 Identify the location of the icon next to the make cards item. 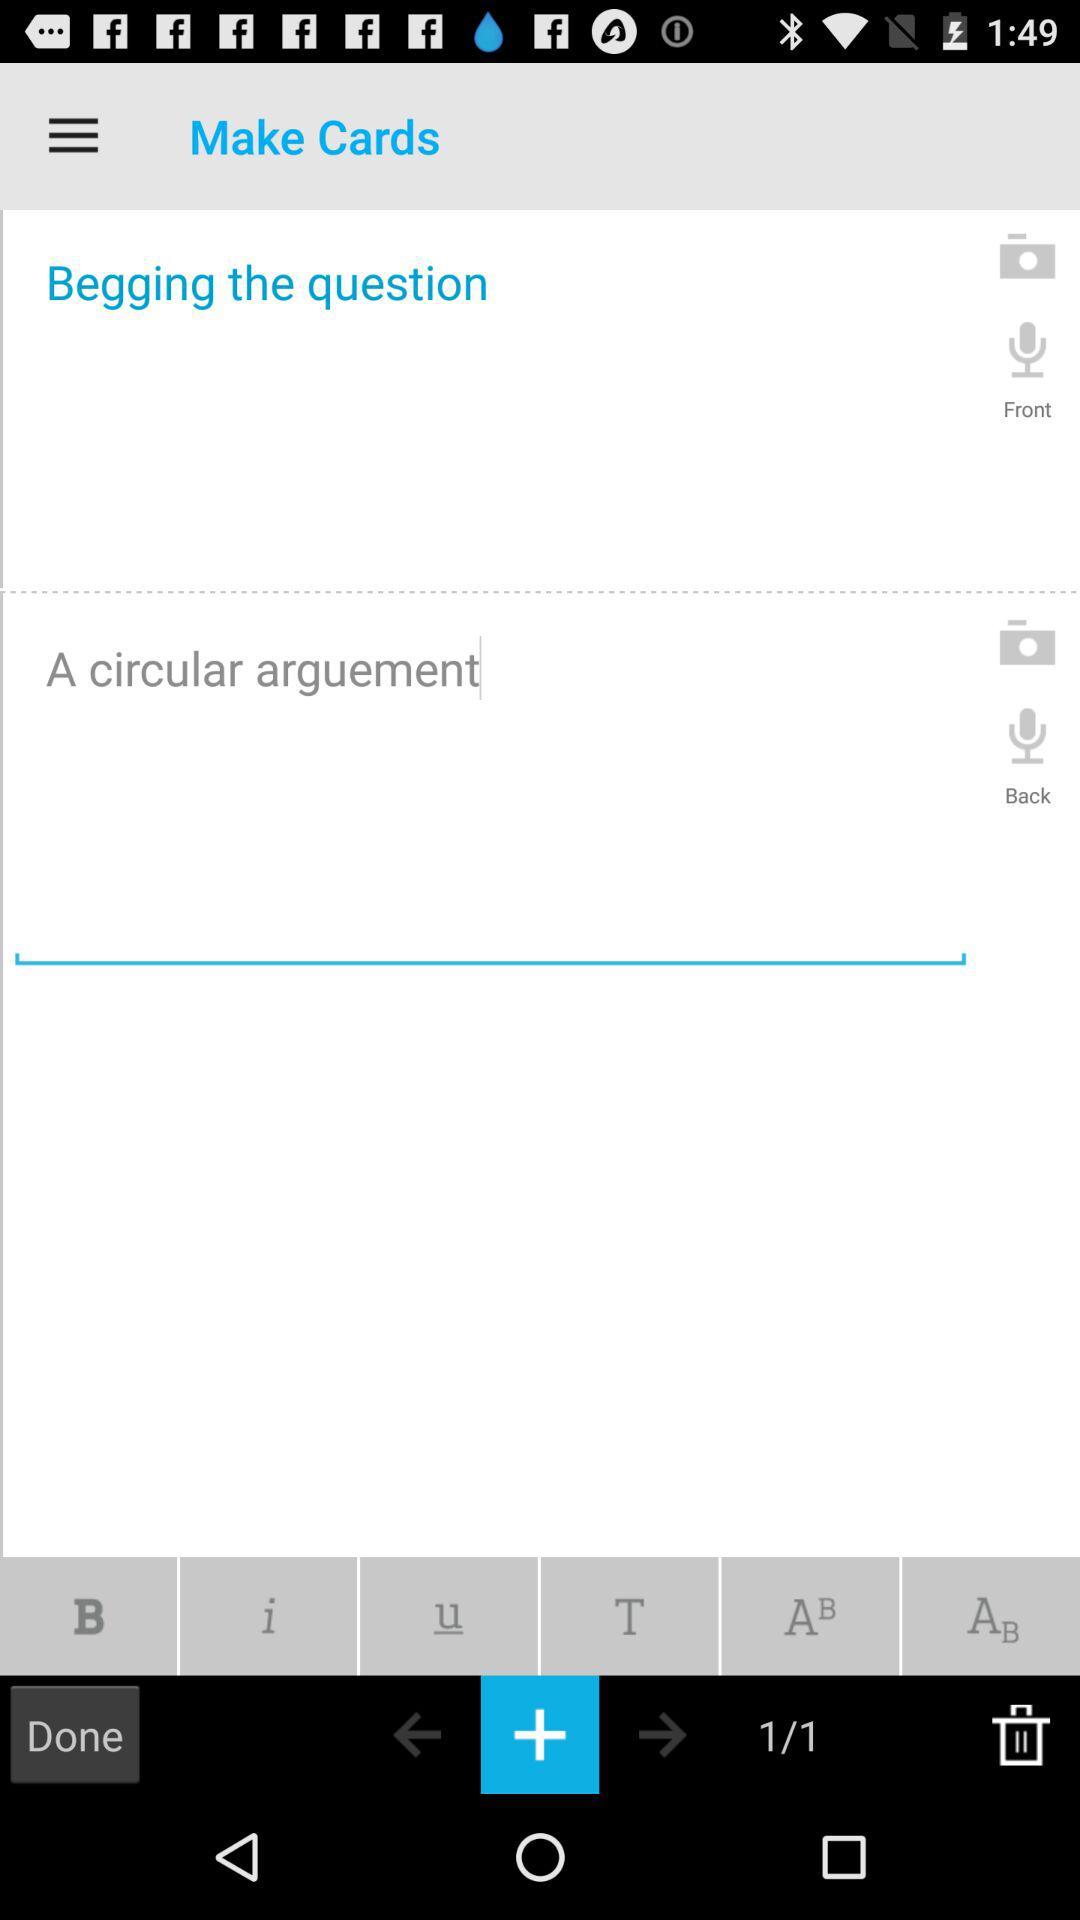
(72, 135).